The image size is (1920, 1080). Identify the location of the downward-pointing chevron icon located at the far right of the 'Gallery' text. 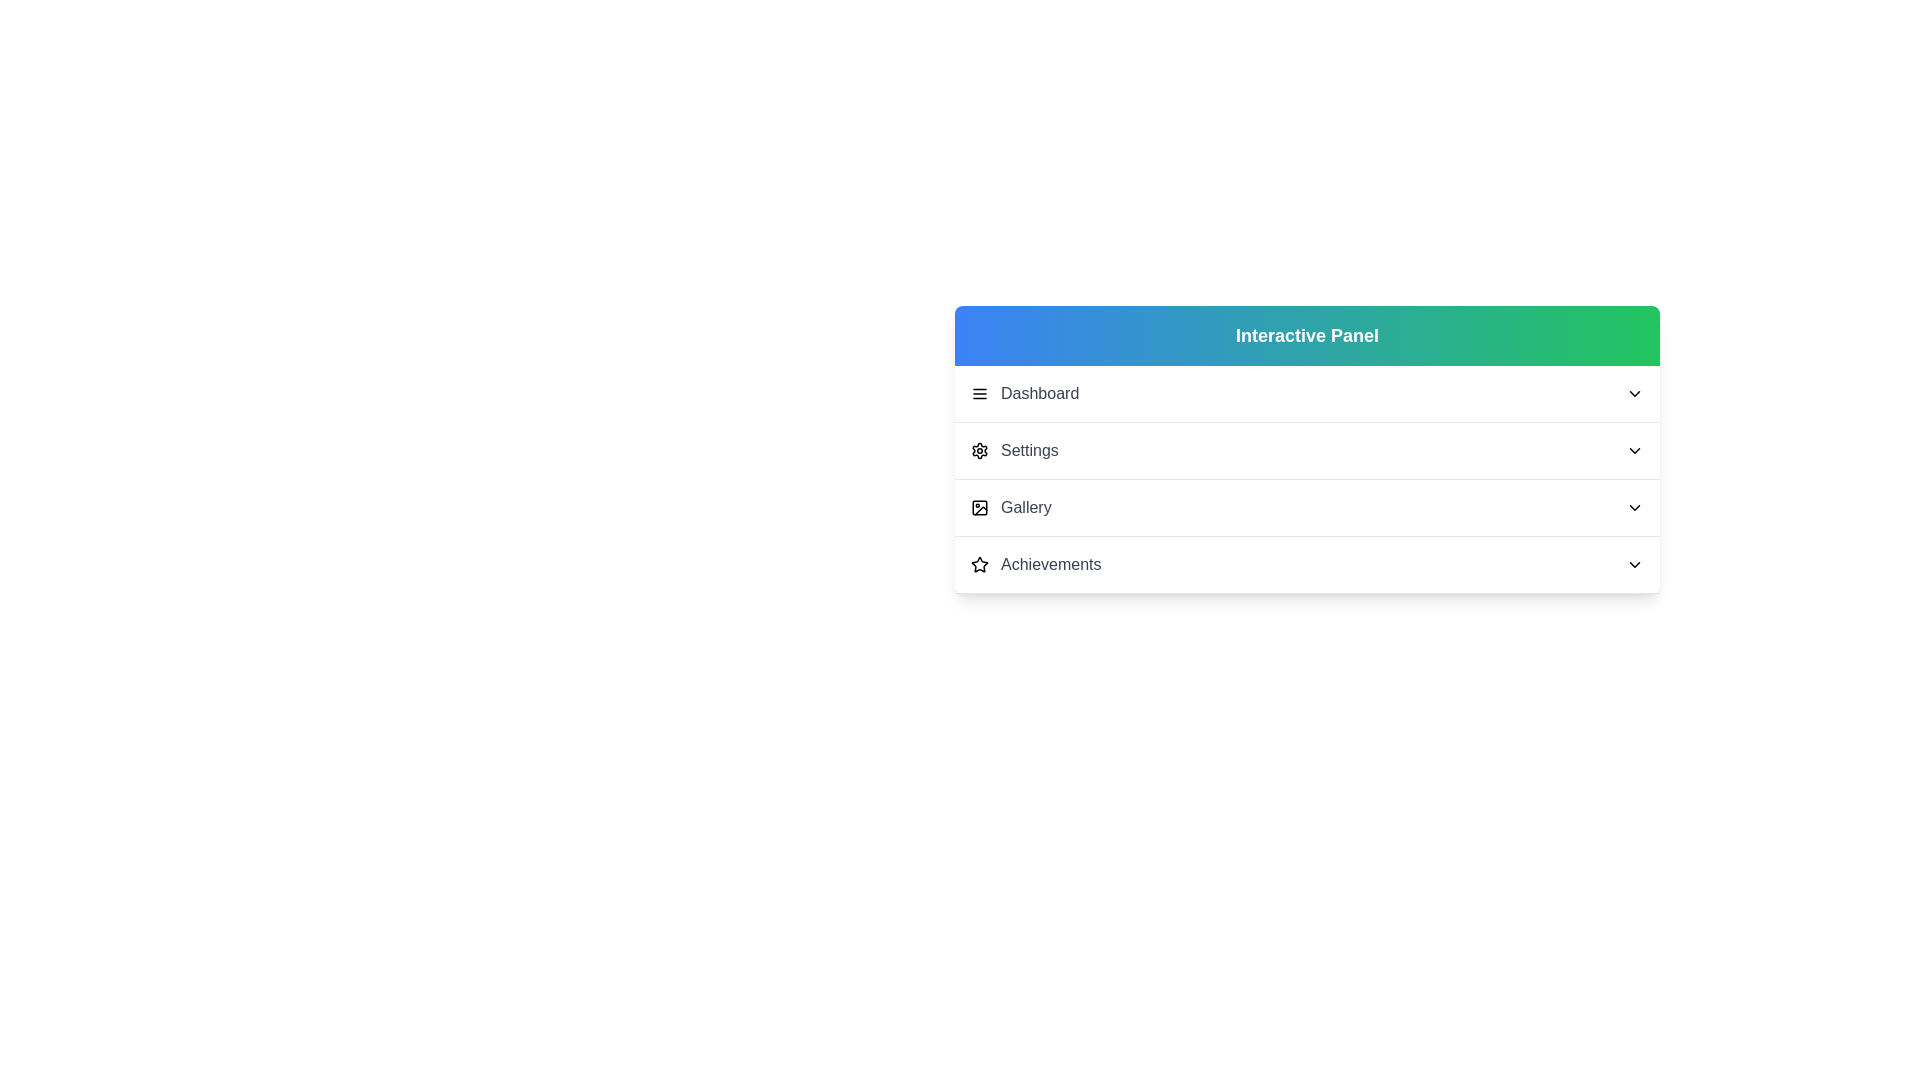
(1635, 507).